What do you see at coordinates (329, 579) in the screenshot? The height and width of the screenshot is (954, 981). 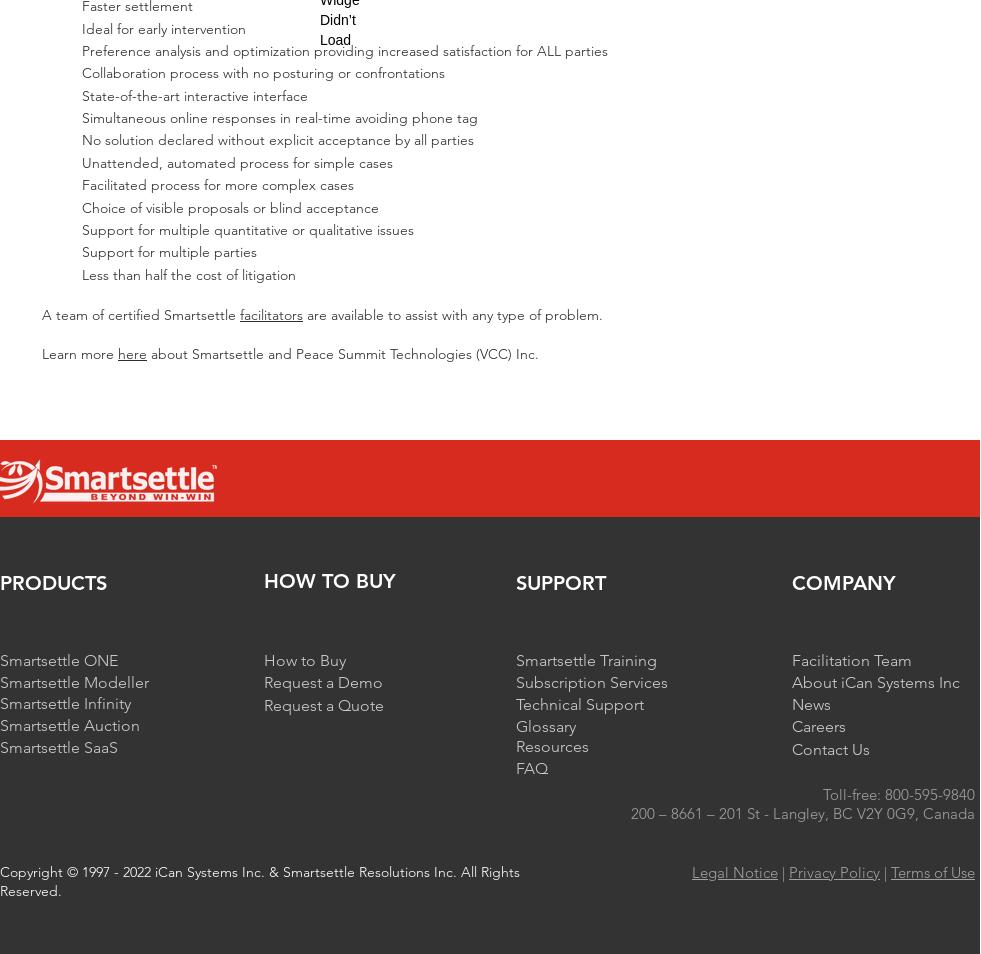 I see `'HOW TO BUY'` at bounding box center [329, 579].